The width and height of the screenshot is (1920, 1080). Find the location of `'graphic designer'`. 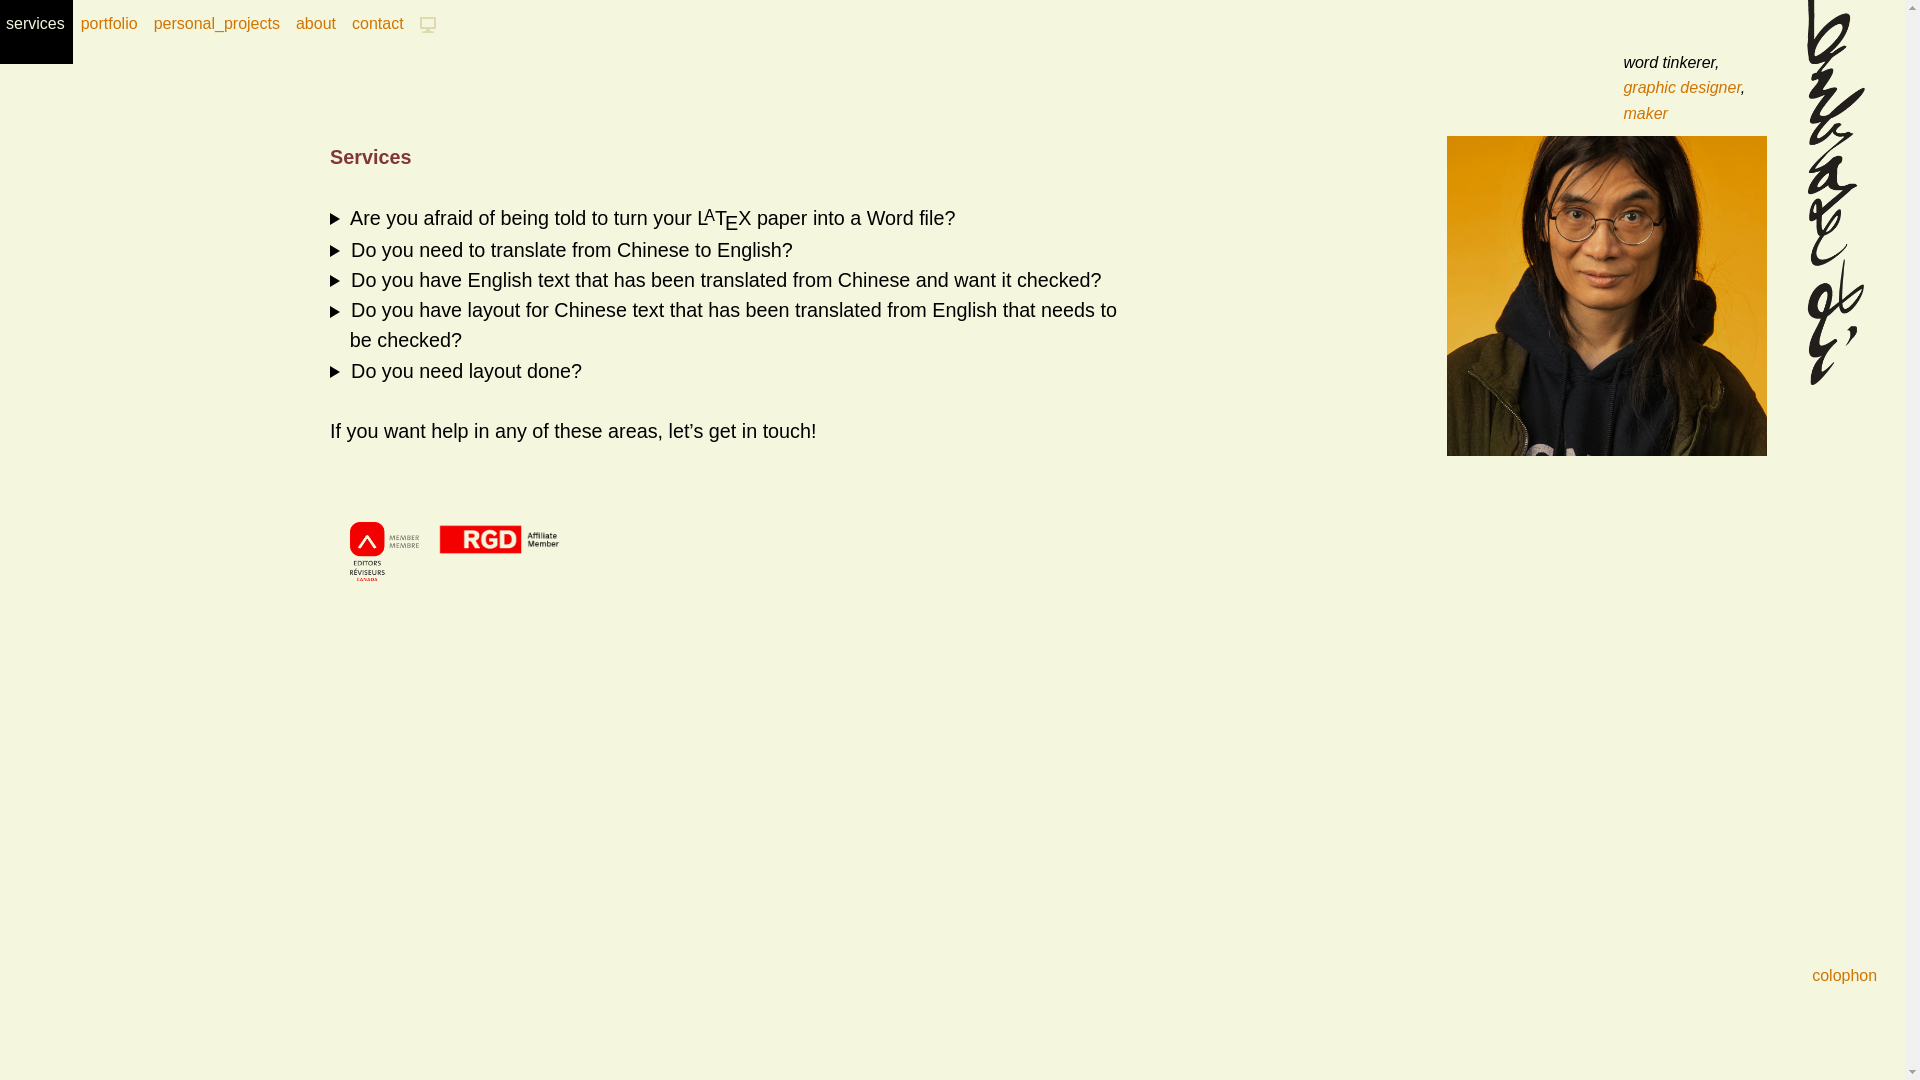

'graphic designer' is located at coordinates (1680, 86).